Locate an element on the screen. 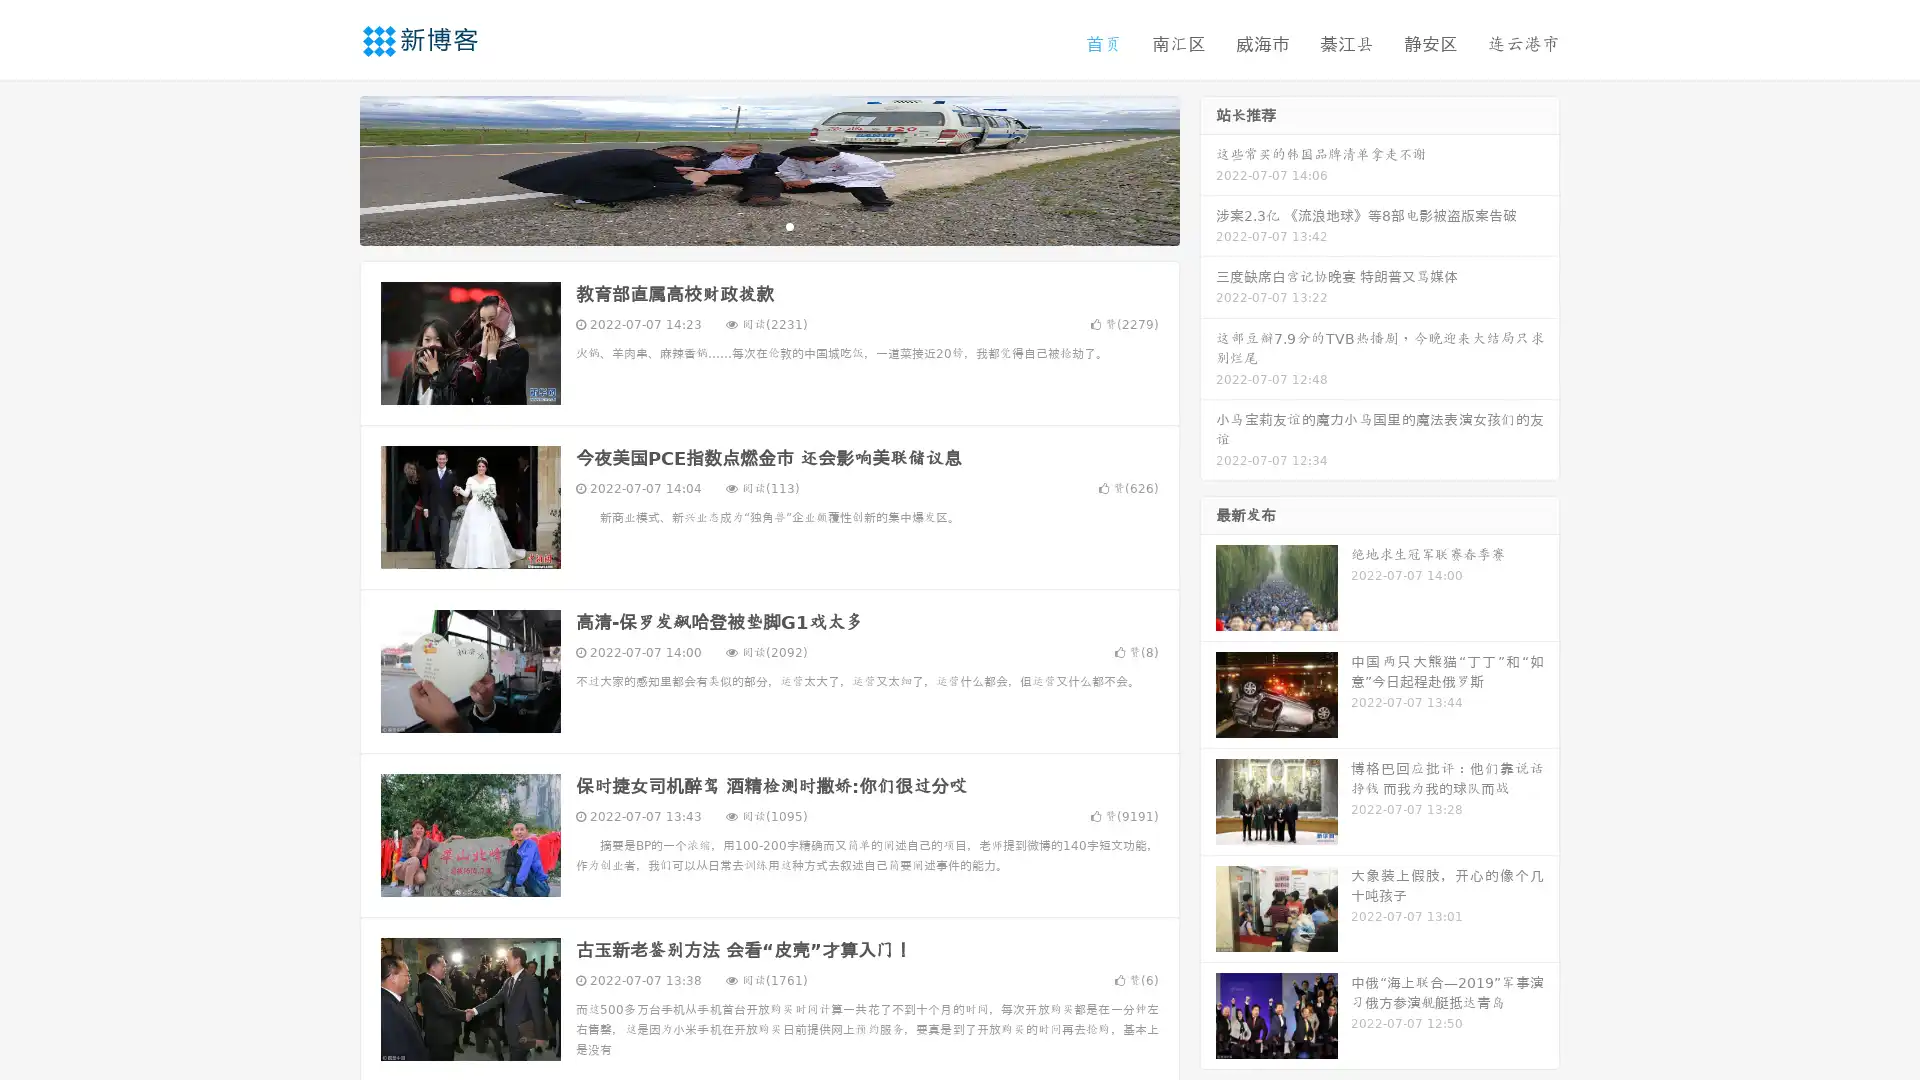 The image size is (1920, 1080). Go to slide 1 is located at coordinates (748, 225).